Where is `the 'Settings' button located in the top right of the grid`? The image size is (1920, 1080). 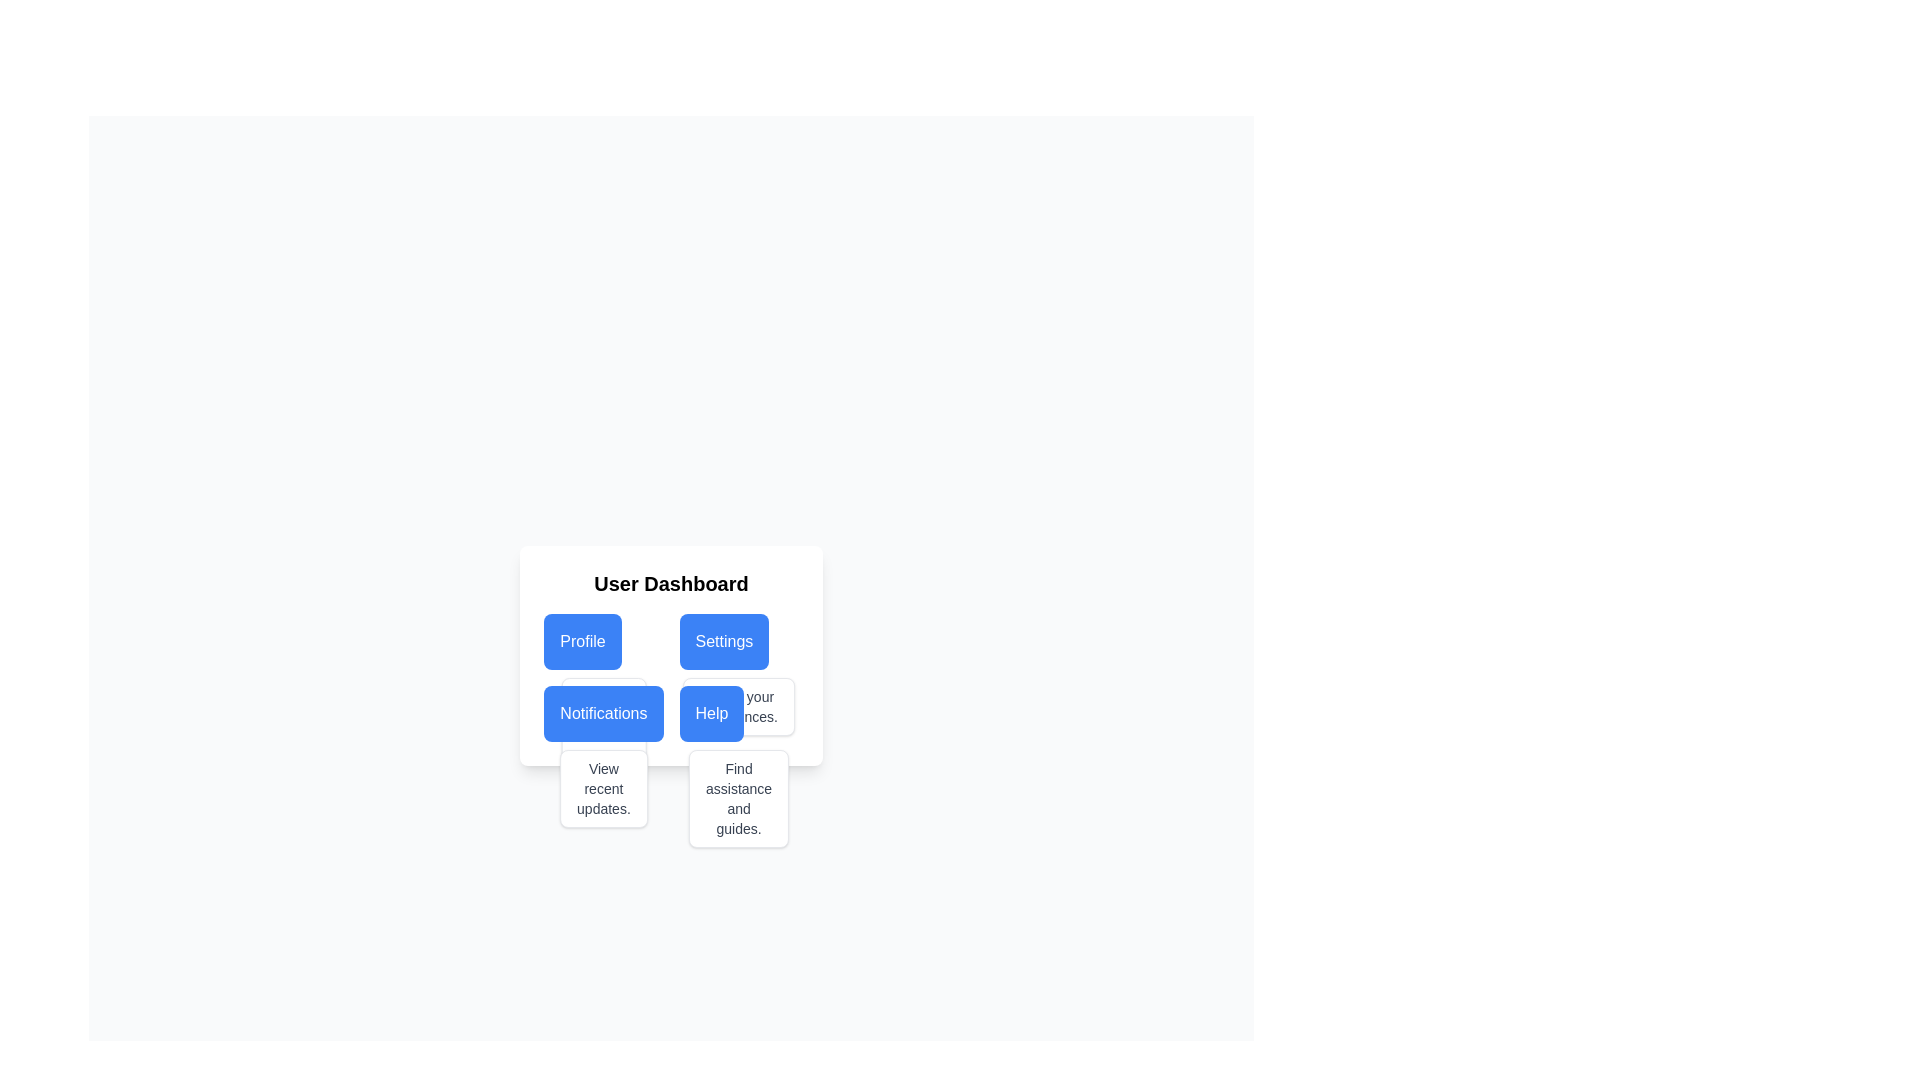 the 'Settings' button located in the top right of the grid is located at coordinates (738, 641).